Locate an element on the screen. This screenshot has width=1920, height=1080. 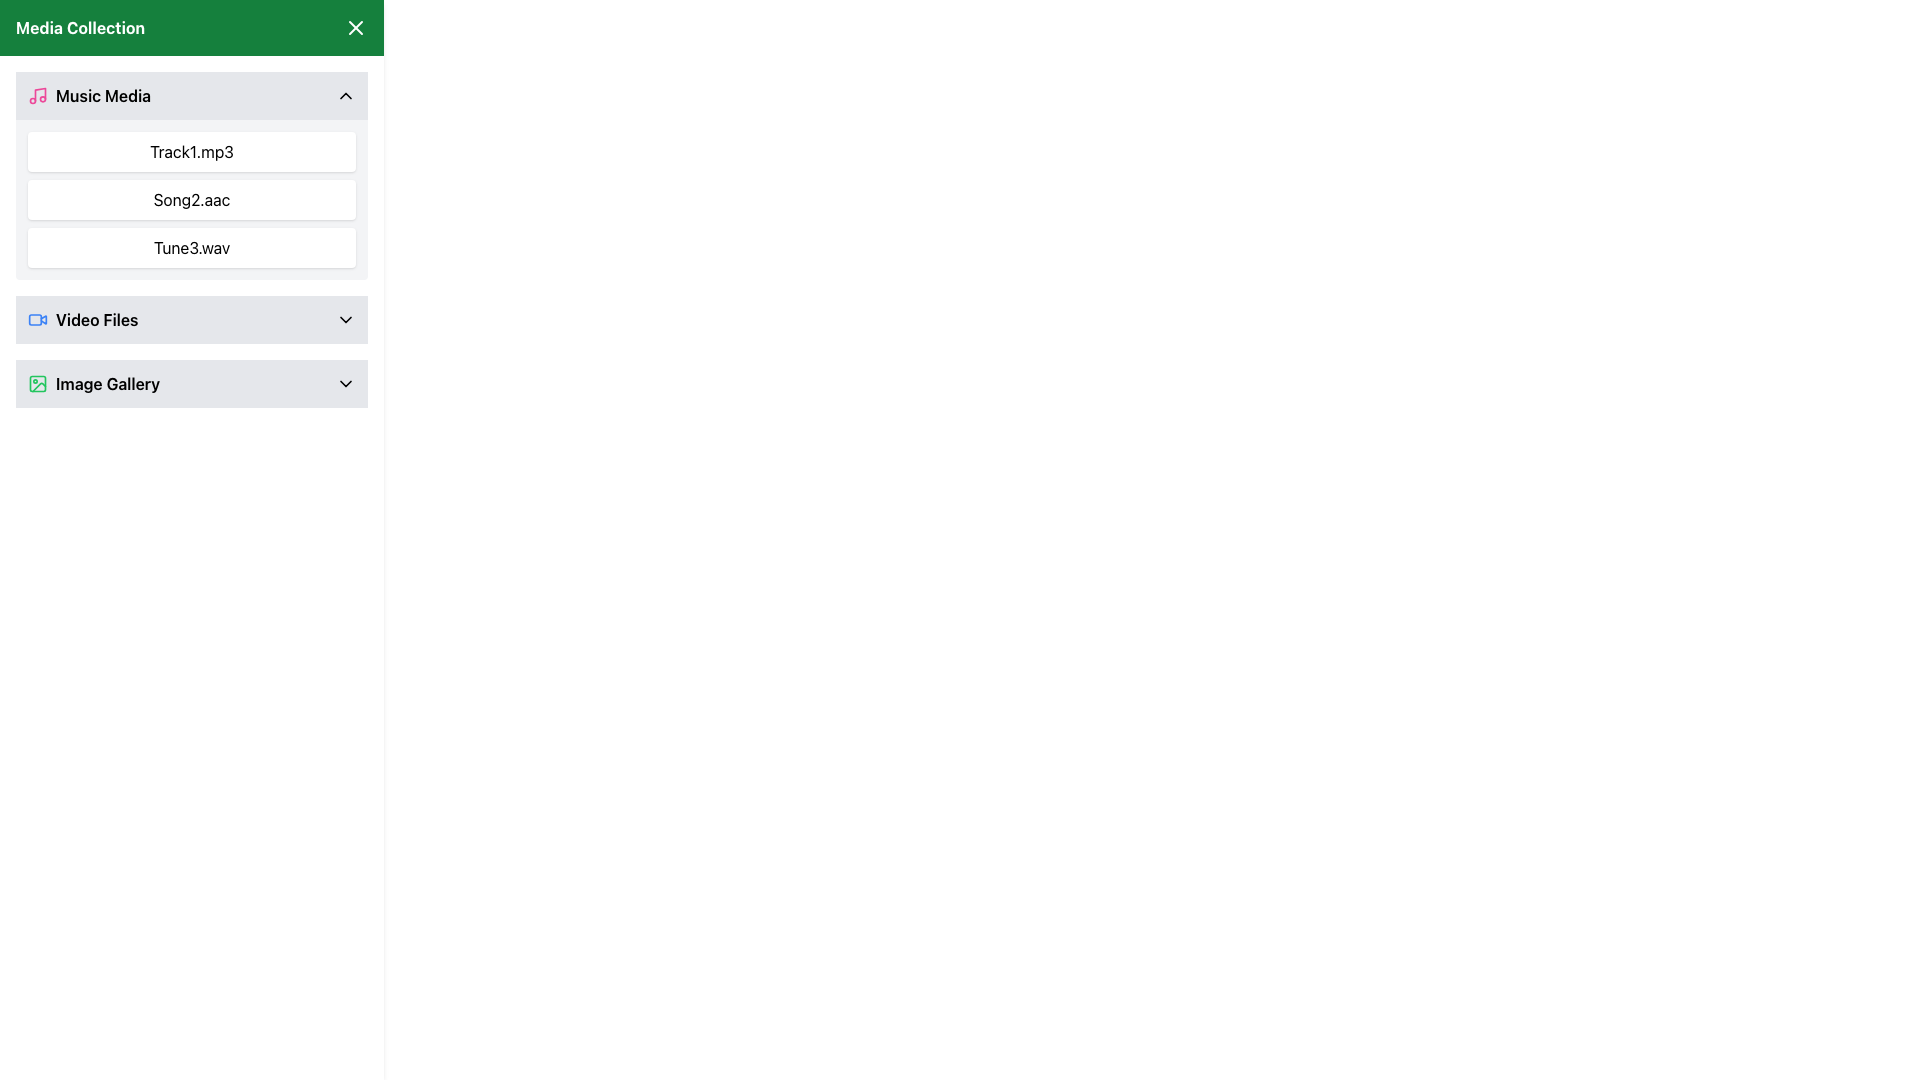
the interactive toggle button, represented by a small downward-pointing chevron icon, located at the far right of the 'Video Files' header row is located at coordinates (345, 319).